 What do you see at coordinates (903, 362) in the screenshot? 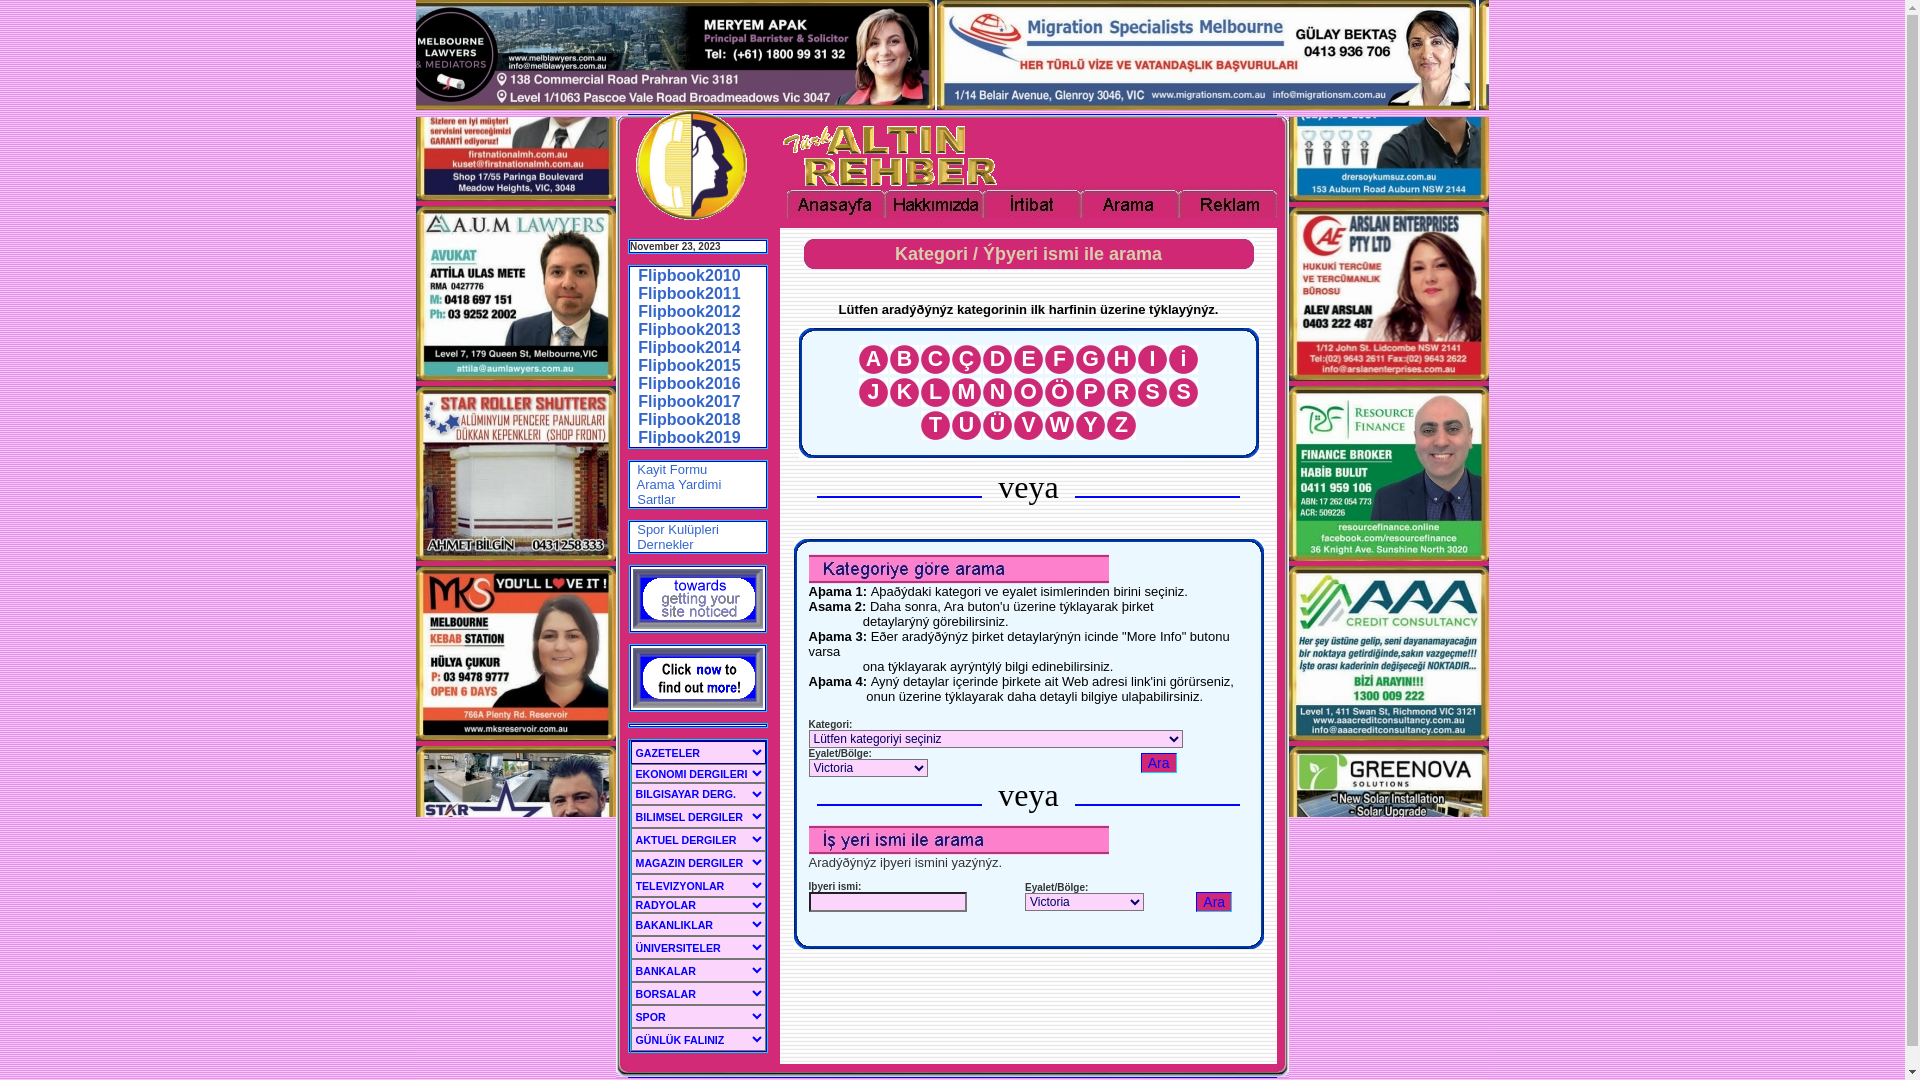
I see `'B'` at bounding box center [903, 362].